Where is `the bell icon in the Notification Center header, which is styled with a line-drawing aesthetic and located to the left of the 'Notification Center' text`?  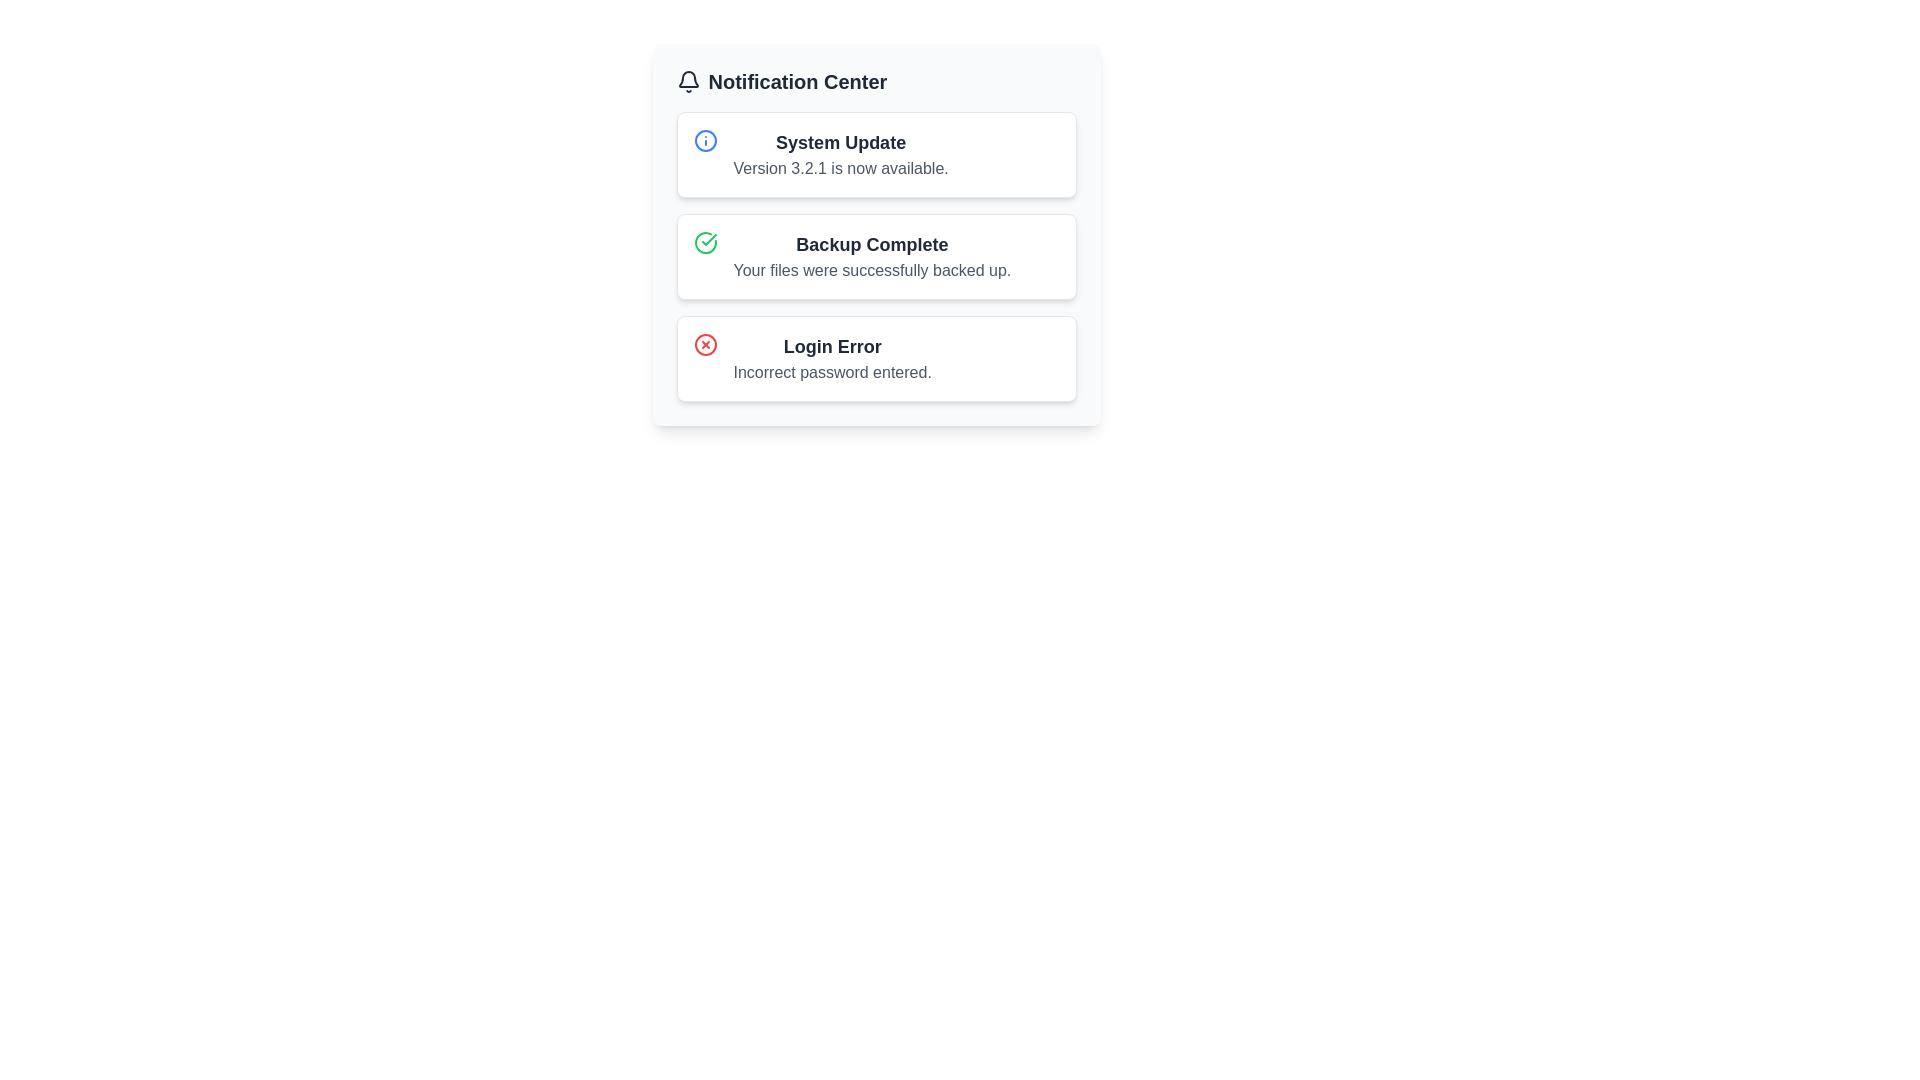
the bell icon in the Notification Center header, which is styled with a line-drawing aesthetic and located to the left of the 'Notification Center' text is located at coordinates (688, 80).